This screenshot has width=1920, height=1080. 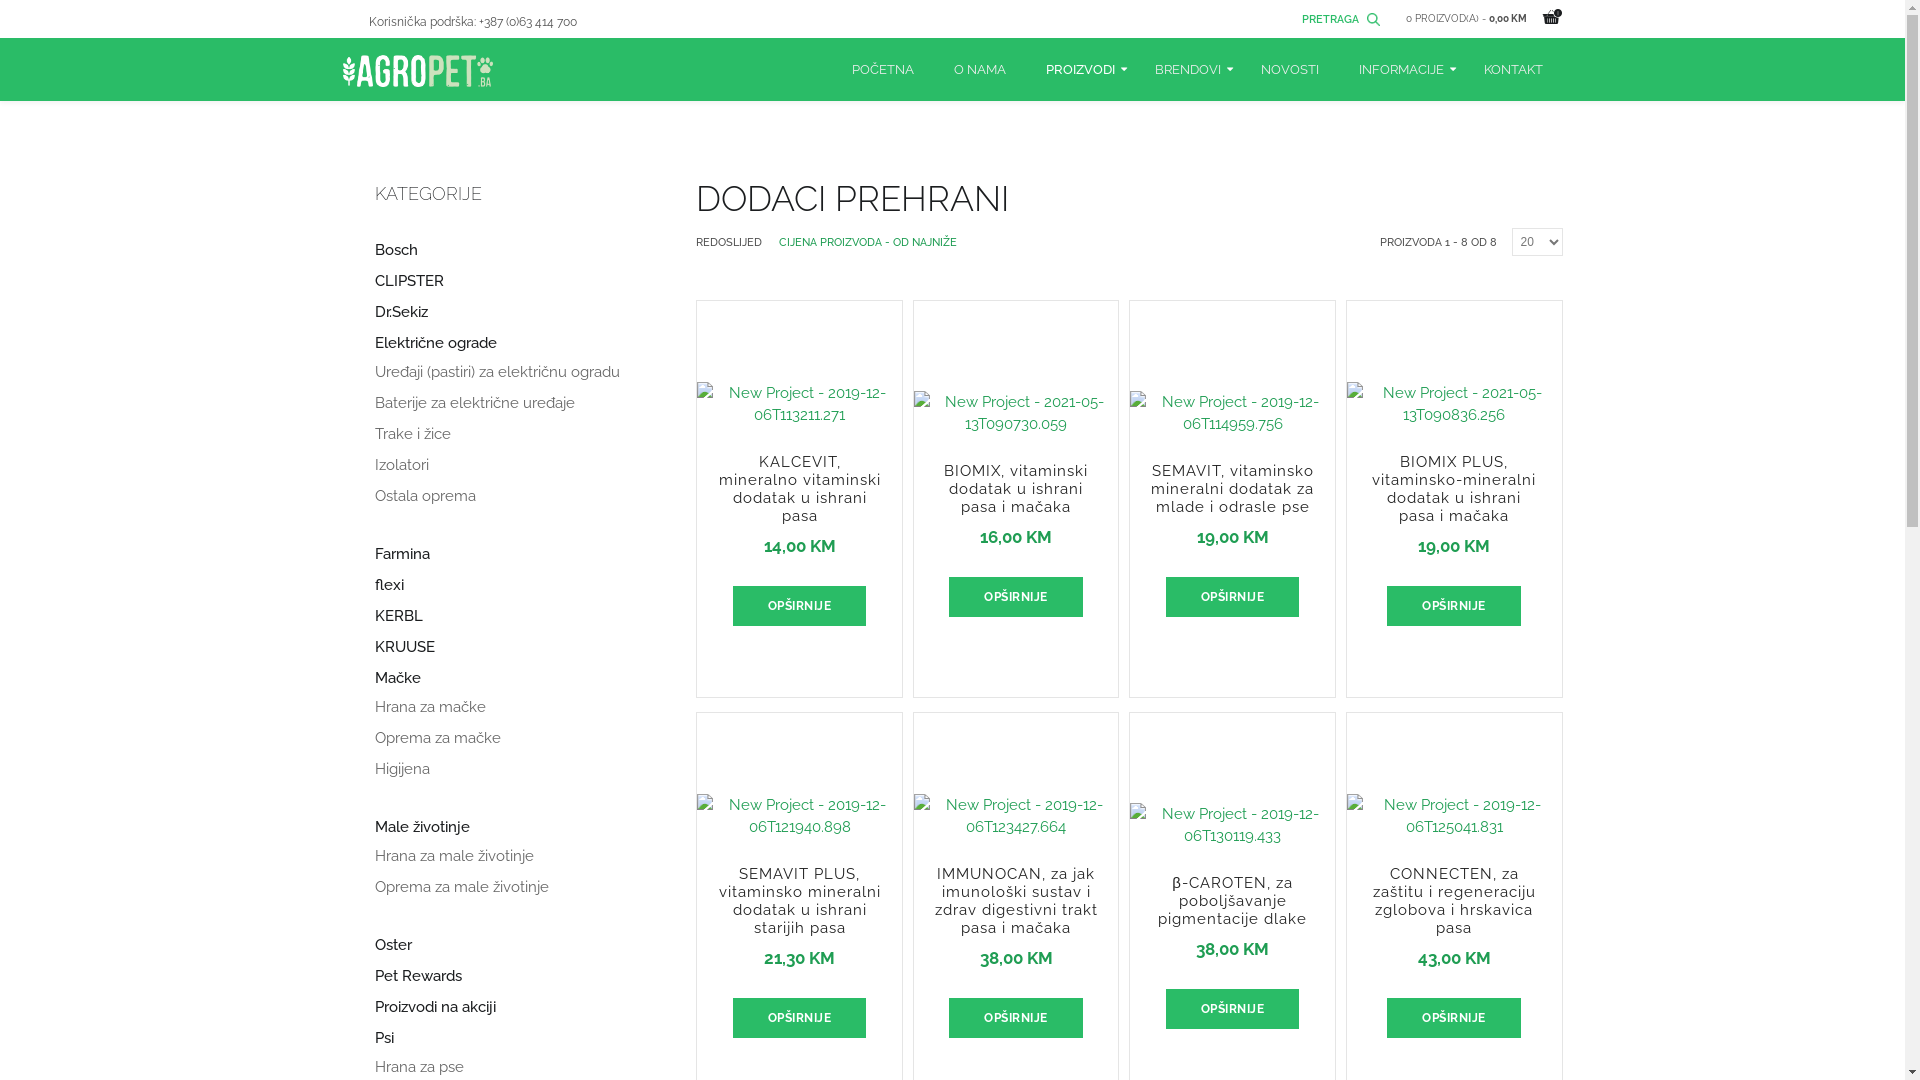 What do you see at coordinates (1079, 68) in the screenshot?
I see `'PROIZVODI'` at bounding box center [1079, 68].